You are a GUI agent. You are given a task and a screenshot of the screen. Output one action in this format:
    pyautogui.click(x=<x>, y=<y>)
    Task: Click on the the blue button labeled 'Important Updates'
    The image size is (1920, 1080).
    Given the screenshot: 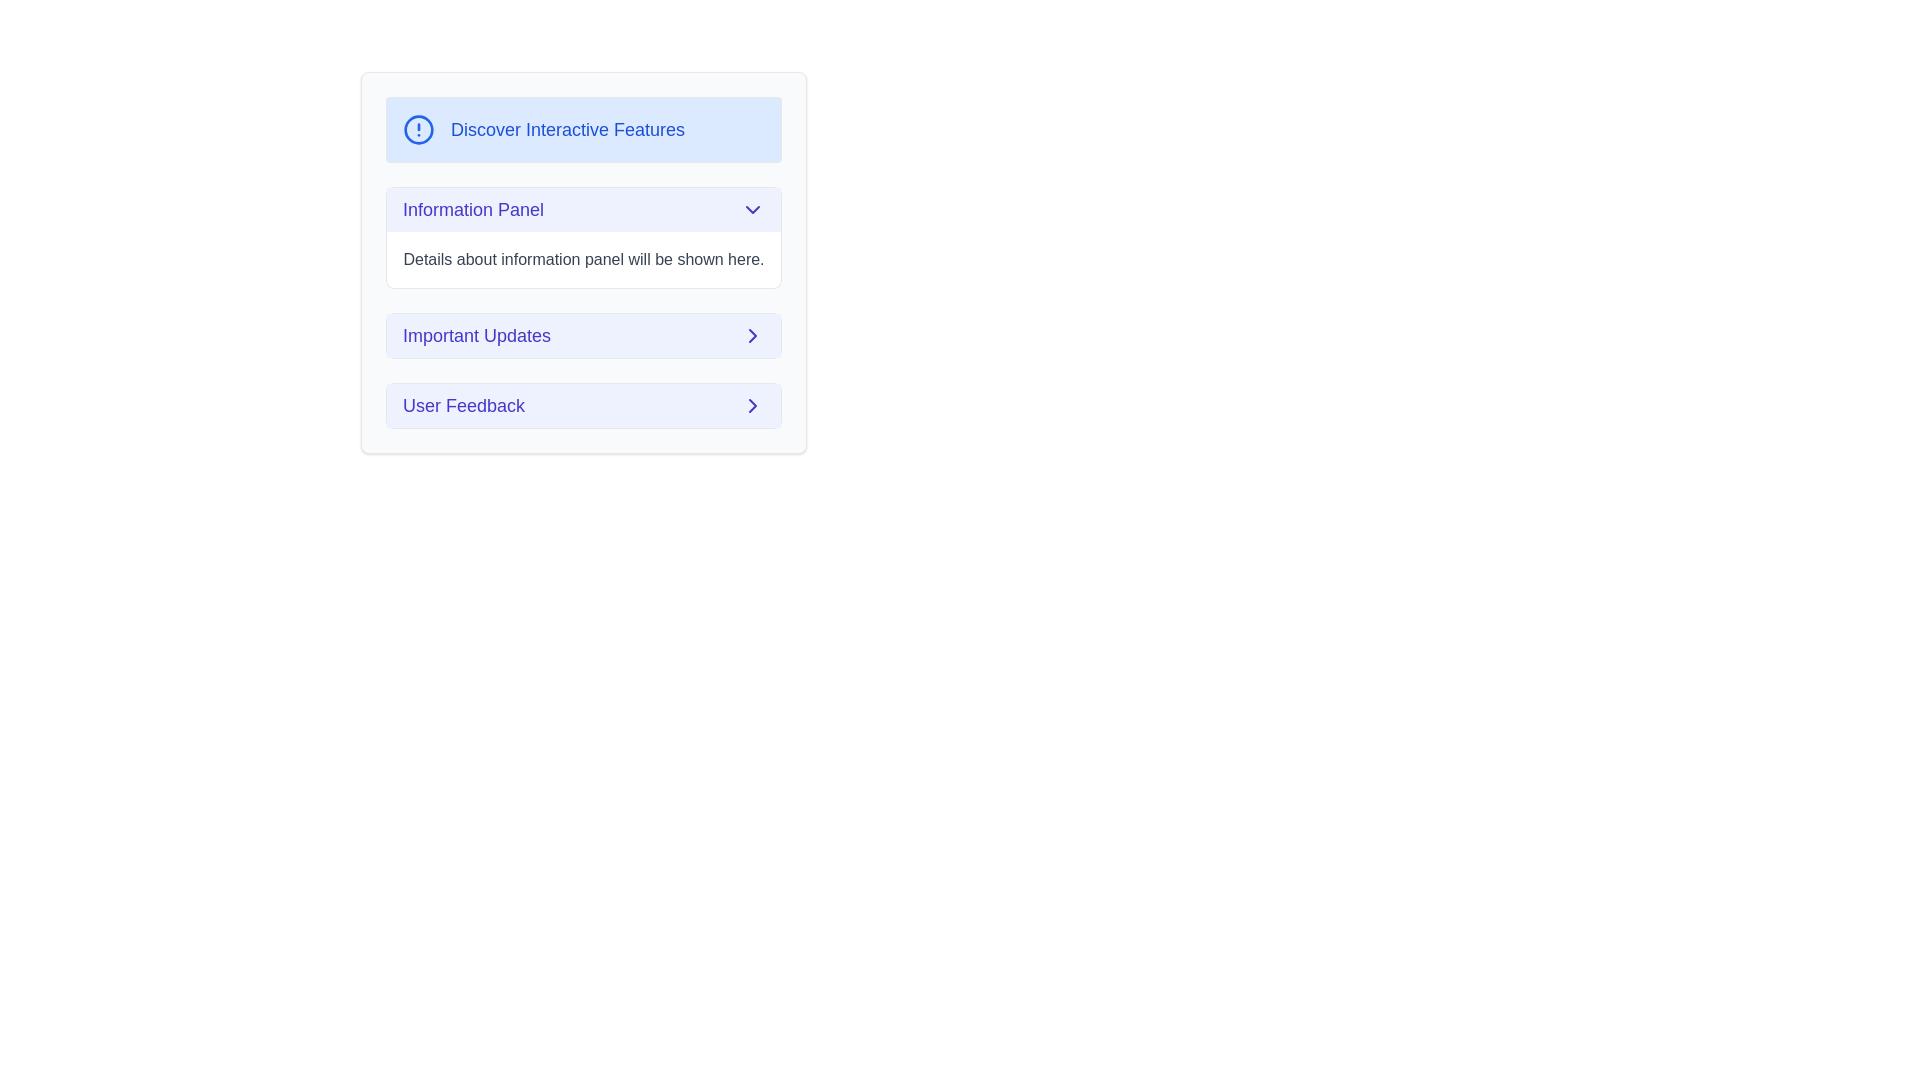 What is the action you would take?
    pyautogui.click(x=583, y=334)
    